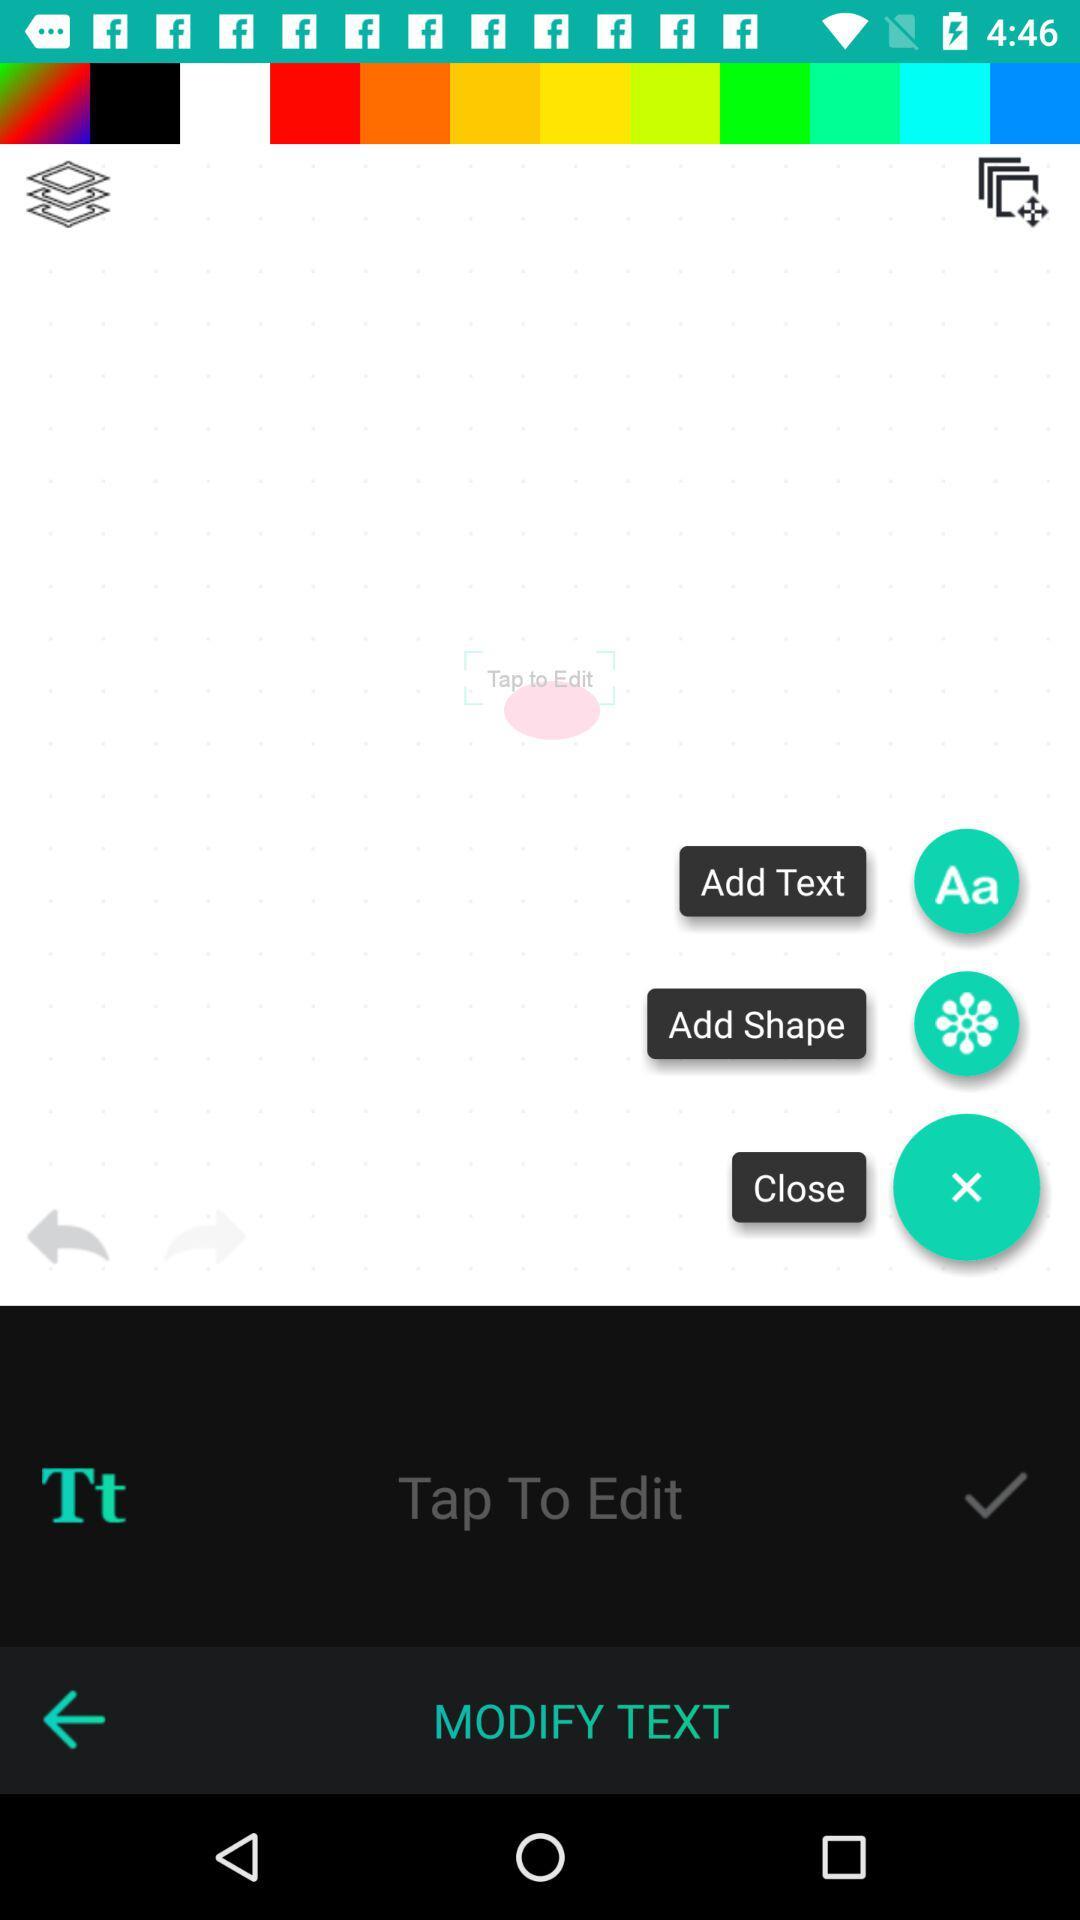 The width and height of the screenshot is (1080, 1920). What do you see at coordinates (204, 1236) in the screenshot?
I see `redo` at bounding box center [204, 1236].